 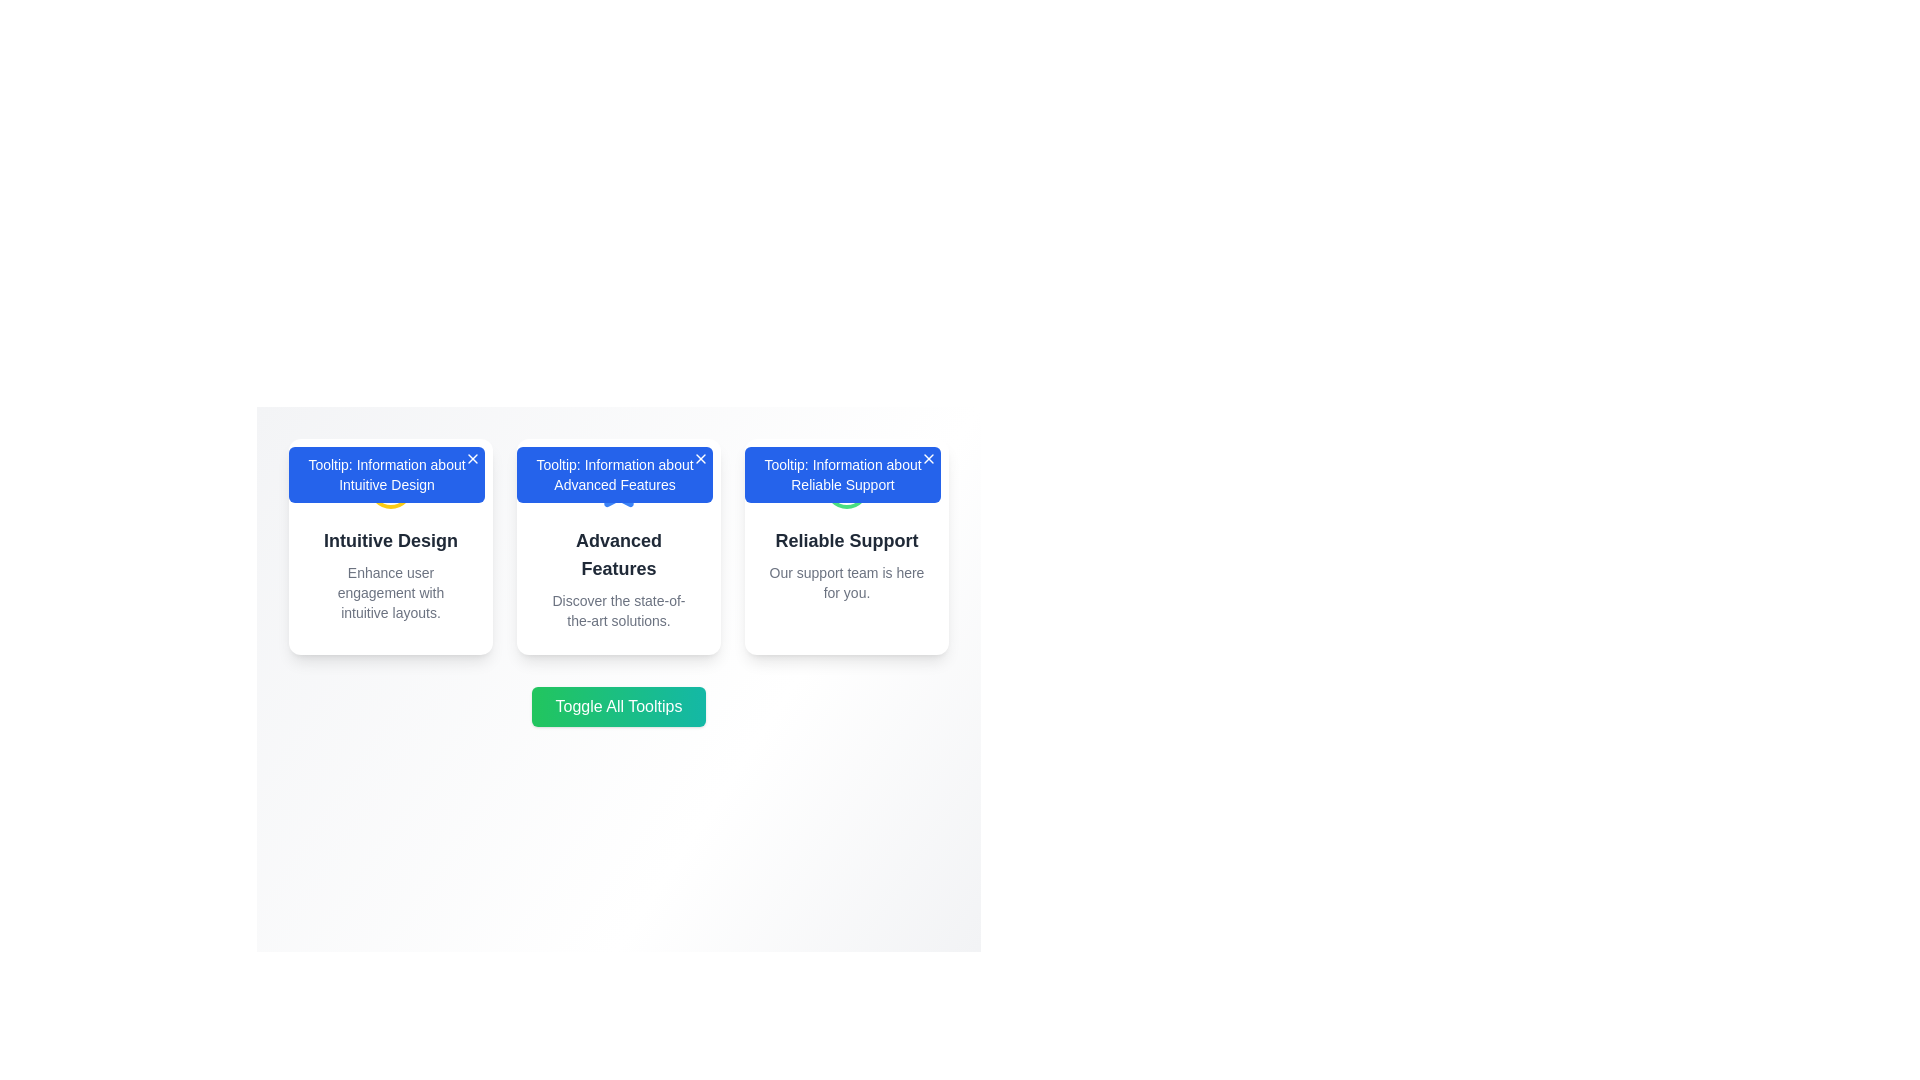 I want to click on the tooltip of the Informational card titled 'Intuitive Design', which is located in the leftmost column of a three-column layout, so click(x=390, y=547).